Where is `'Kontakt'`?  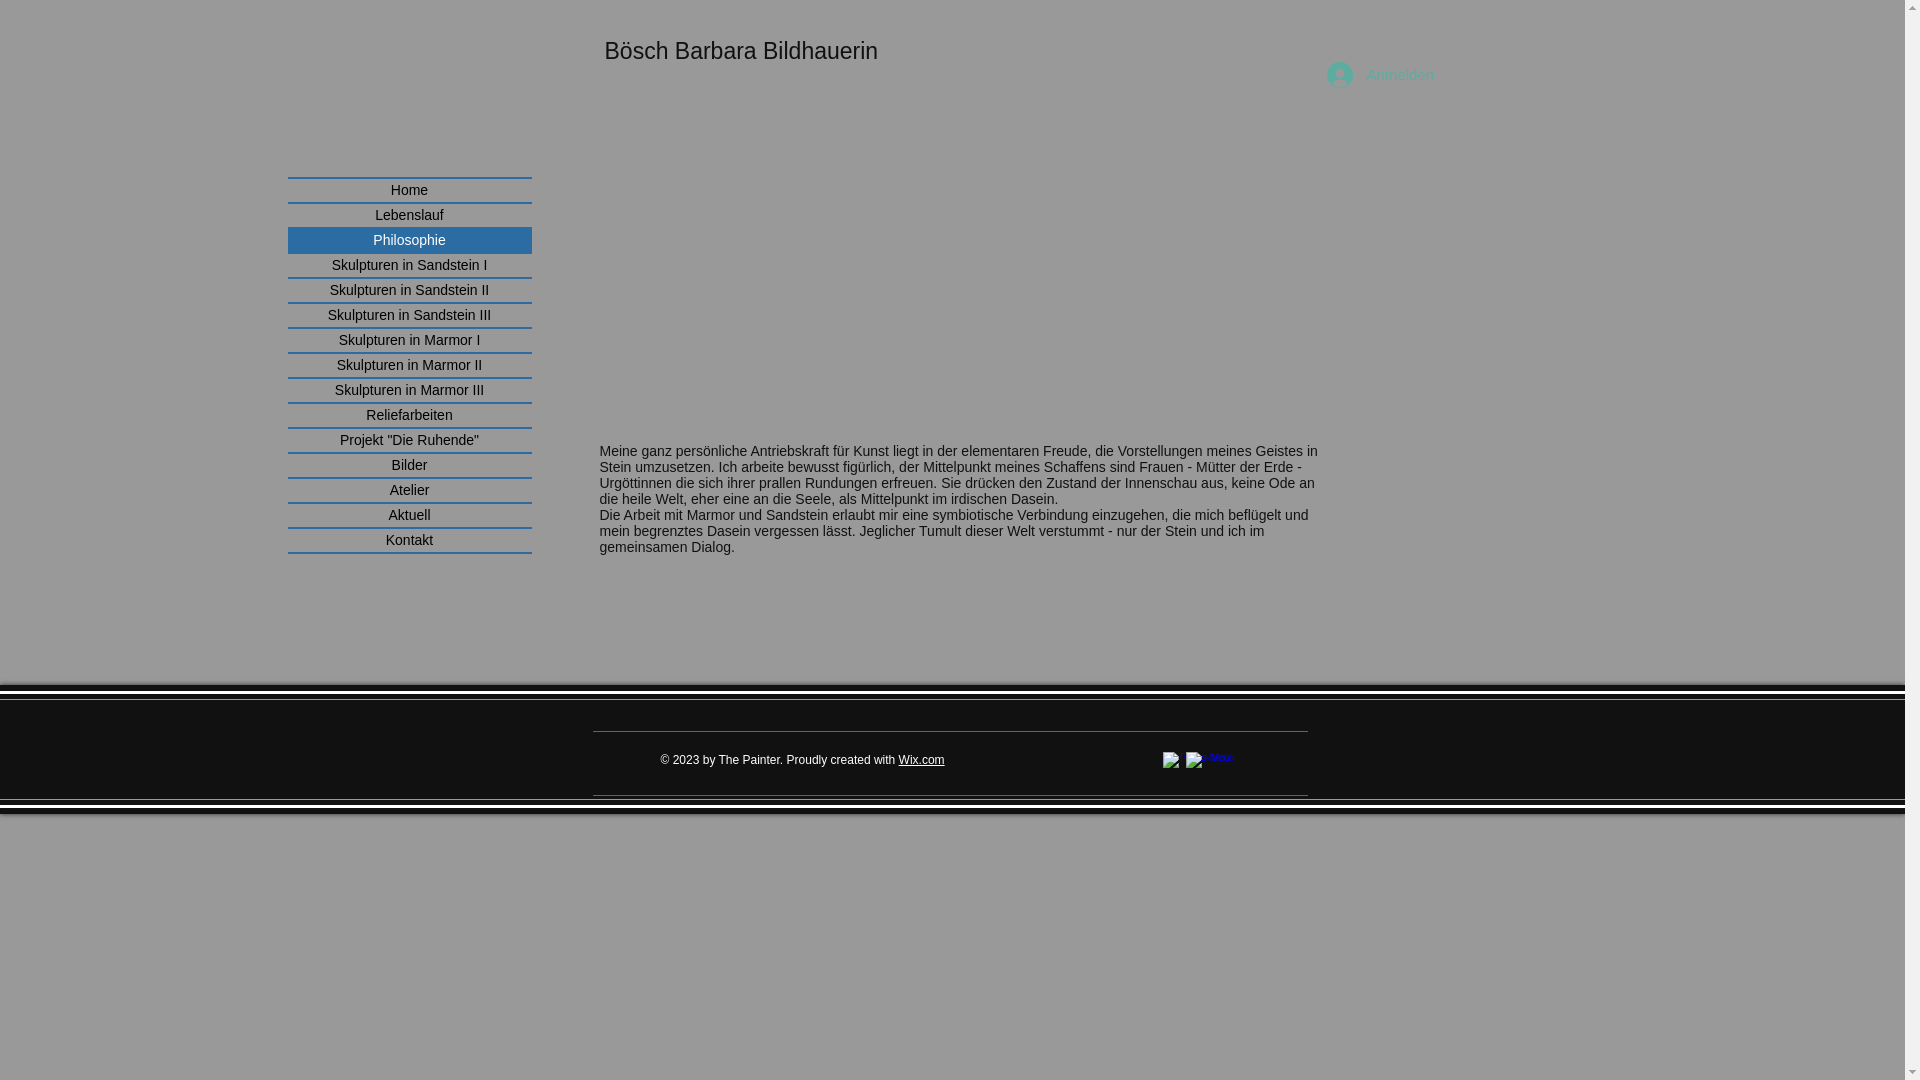 'Kontakt' is located at coordinates (408, 540).